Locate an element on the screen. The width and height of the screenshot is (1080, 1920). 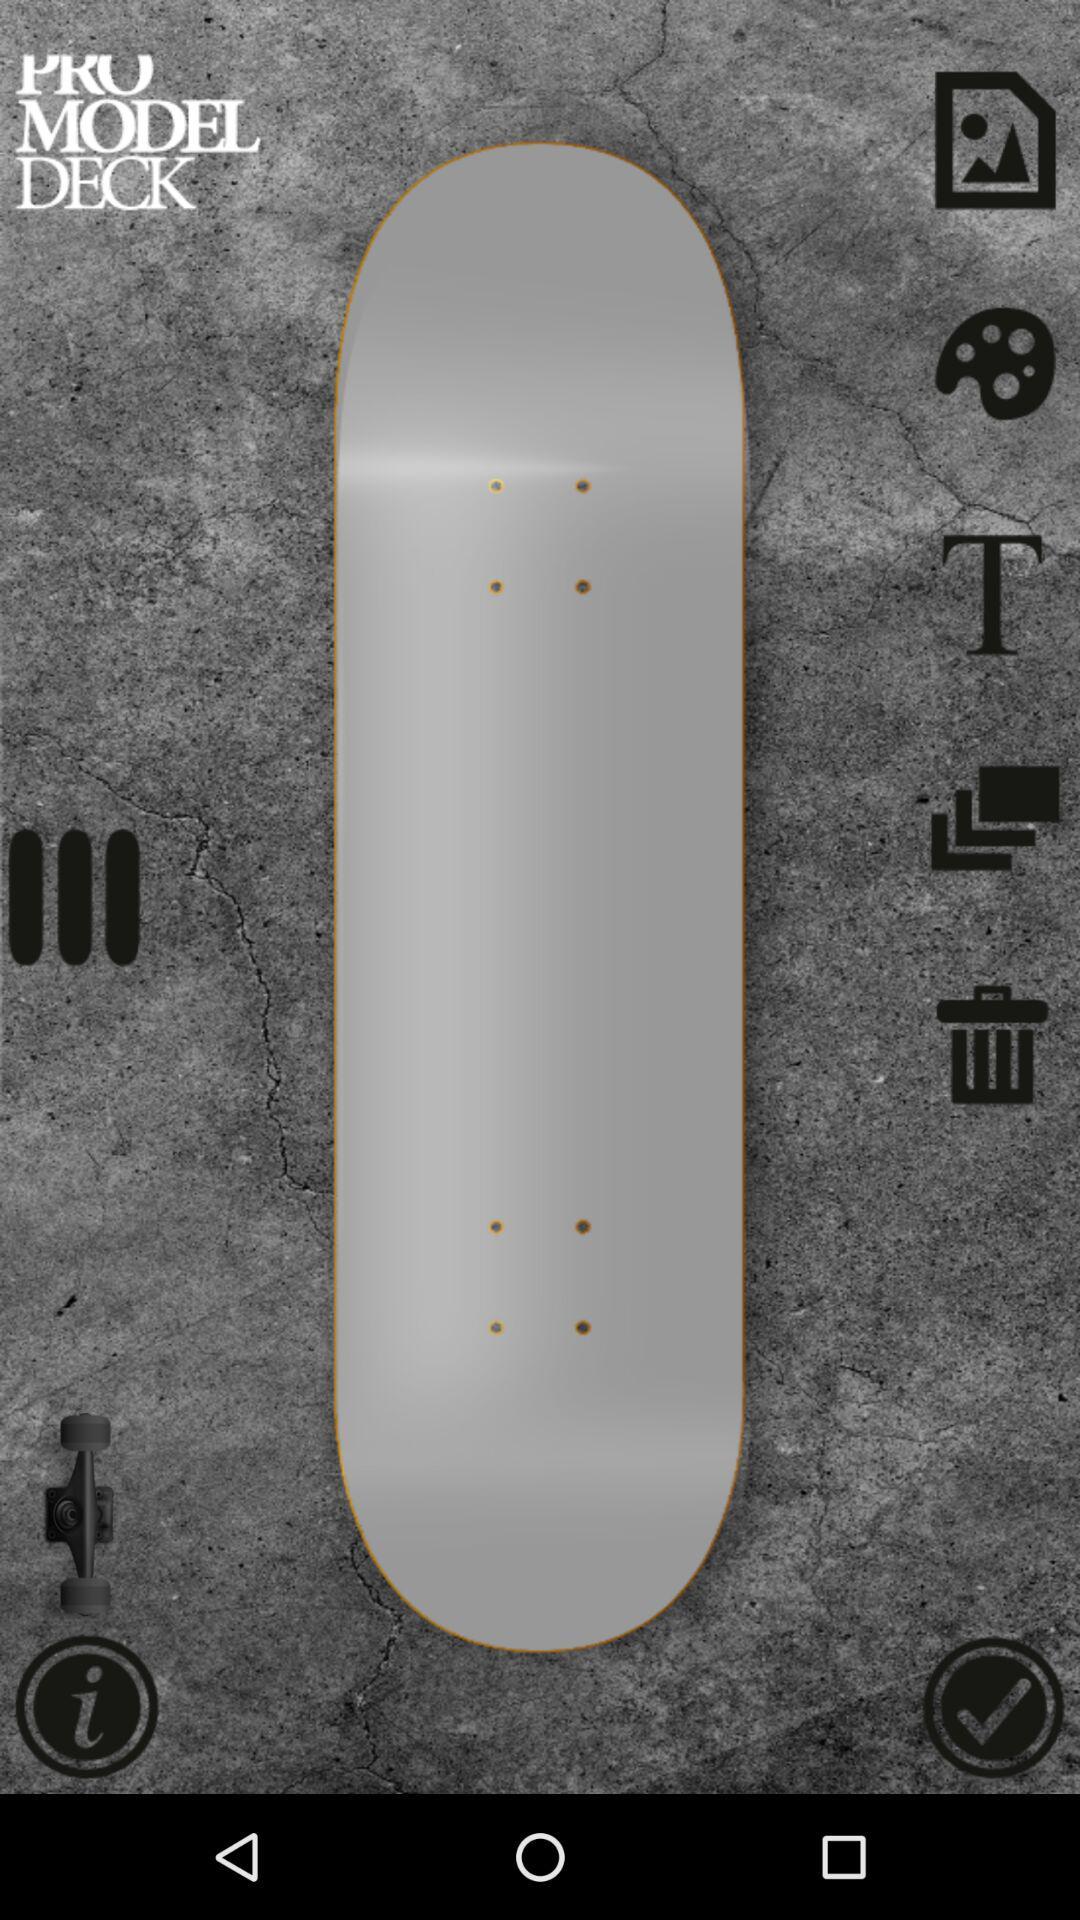
the wallpaper icon is located at coordinates (992, 148).